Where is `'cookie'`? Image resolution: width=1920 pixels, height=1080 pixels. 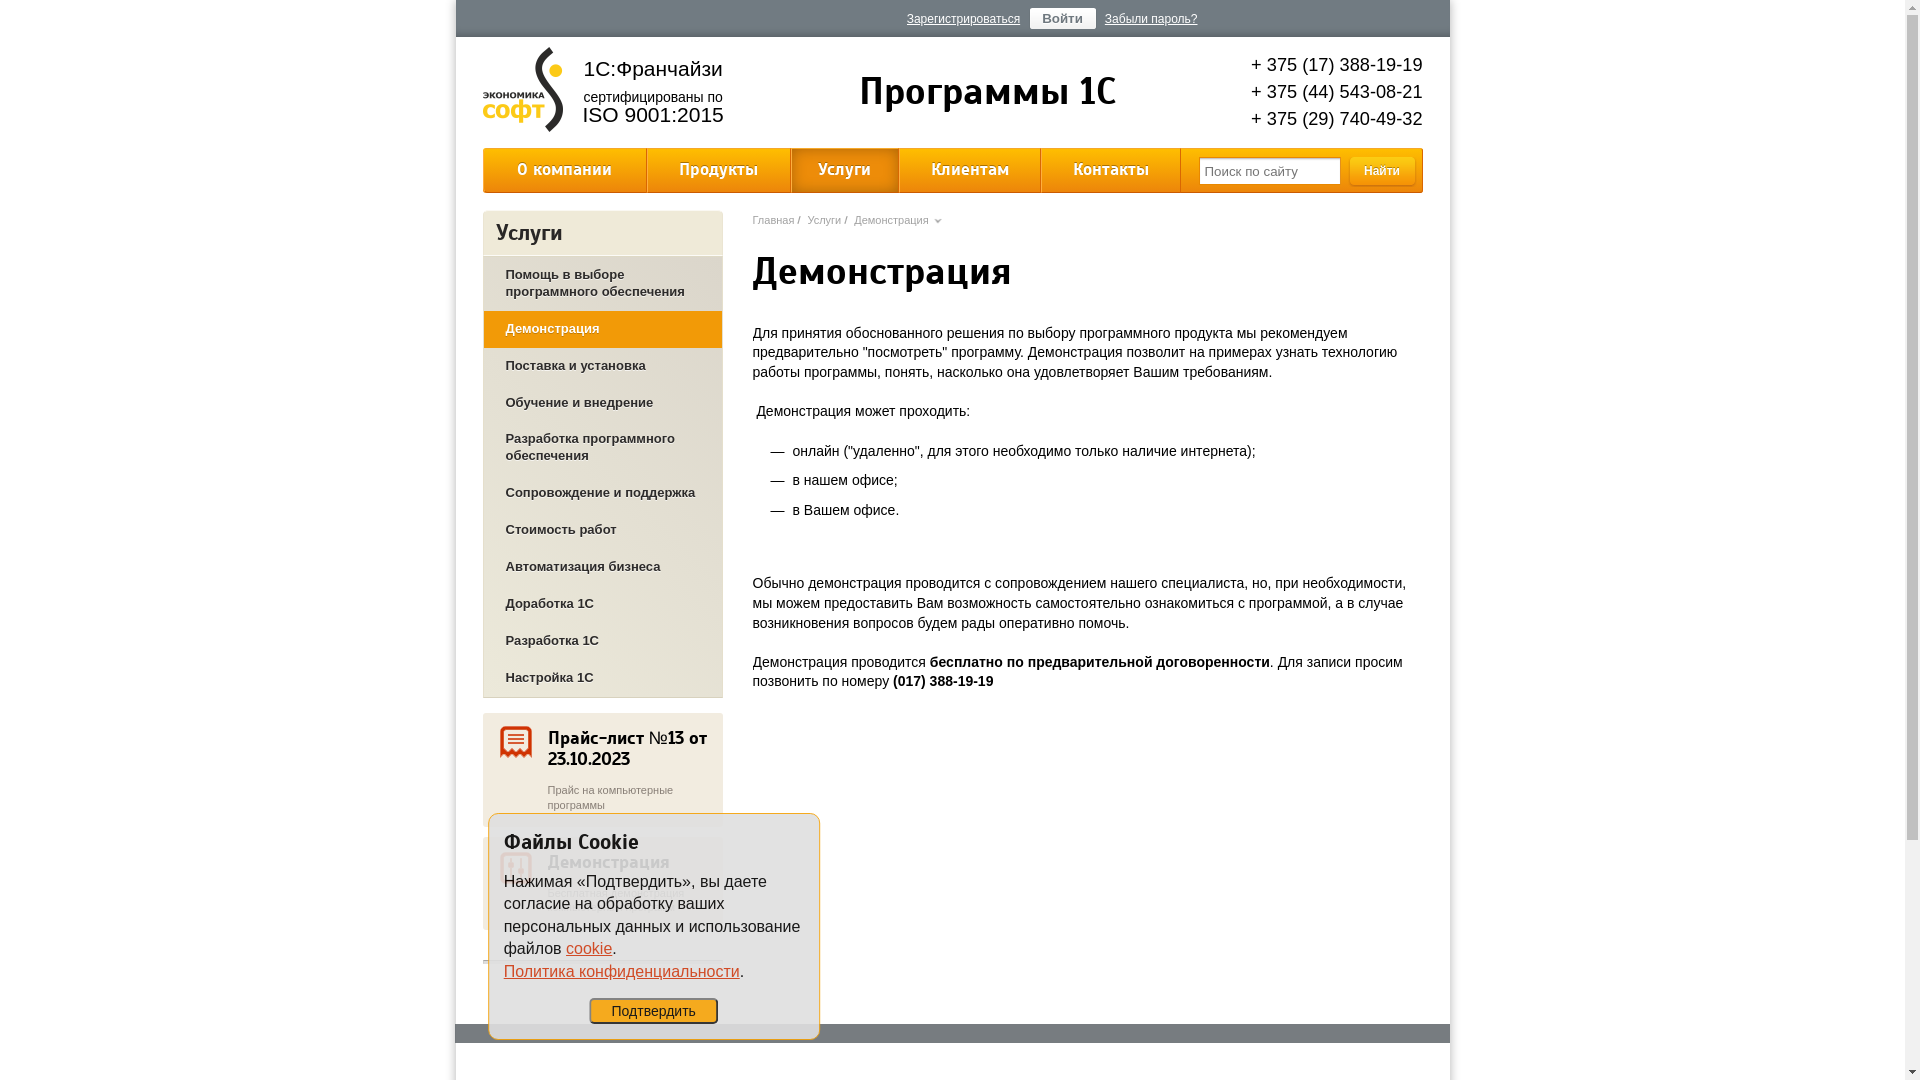 'cookie' is located at coordinates (588, 947).